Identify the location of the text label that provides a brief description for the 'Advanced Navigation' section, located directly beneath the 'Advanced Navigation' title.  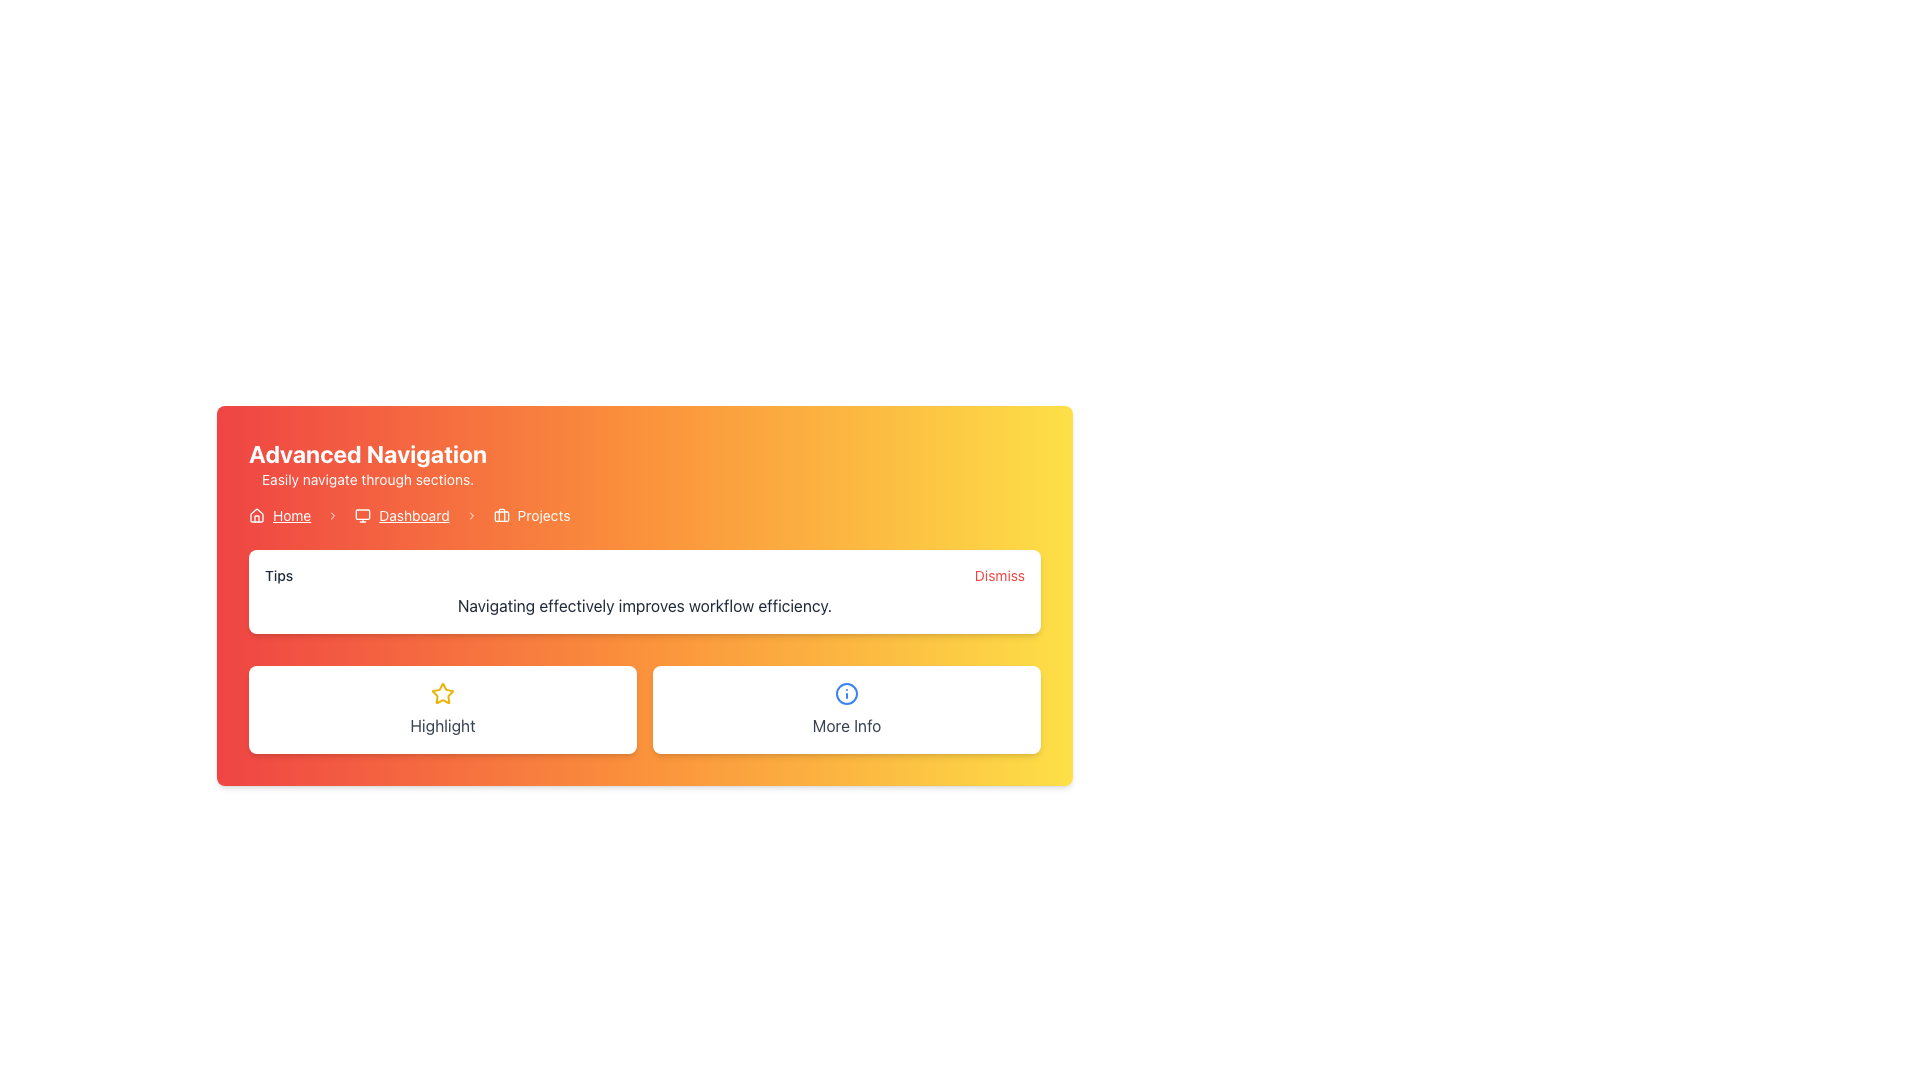
(368, 479).